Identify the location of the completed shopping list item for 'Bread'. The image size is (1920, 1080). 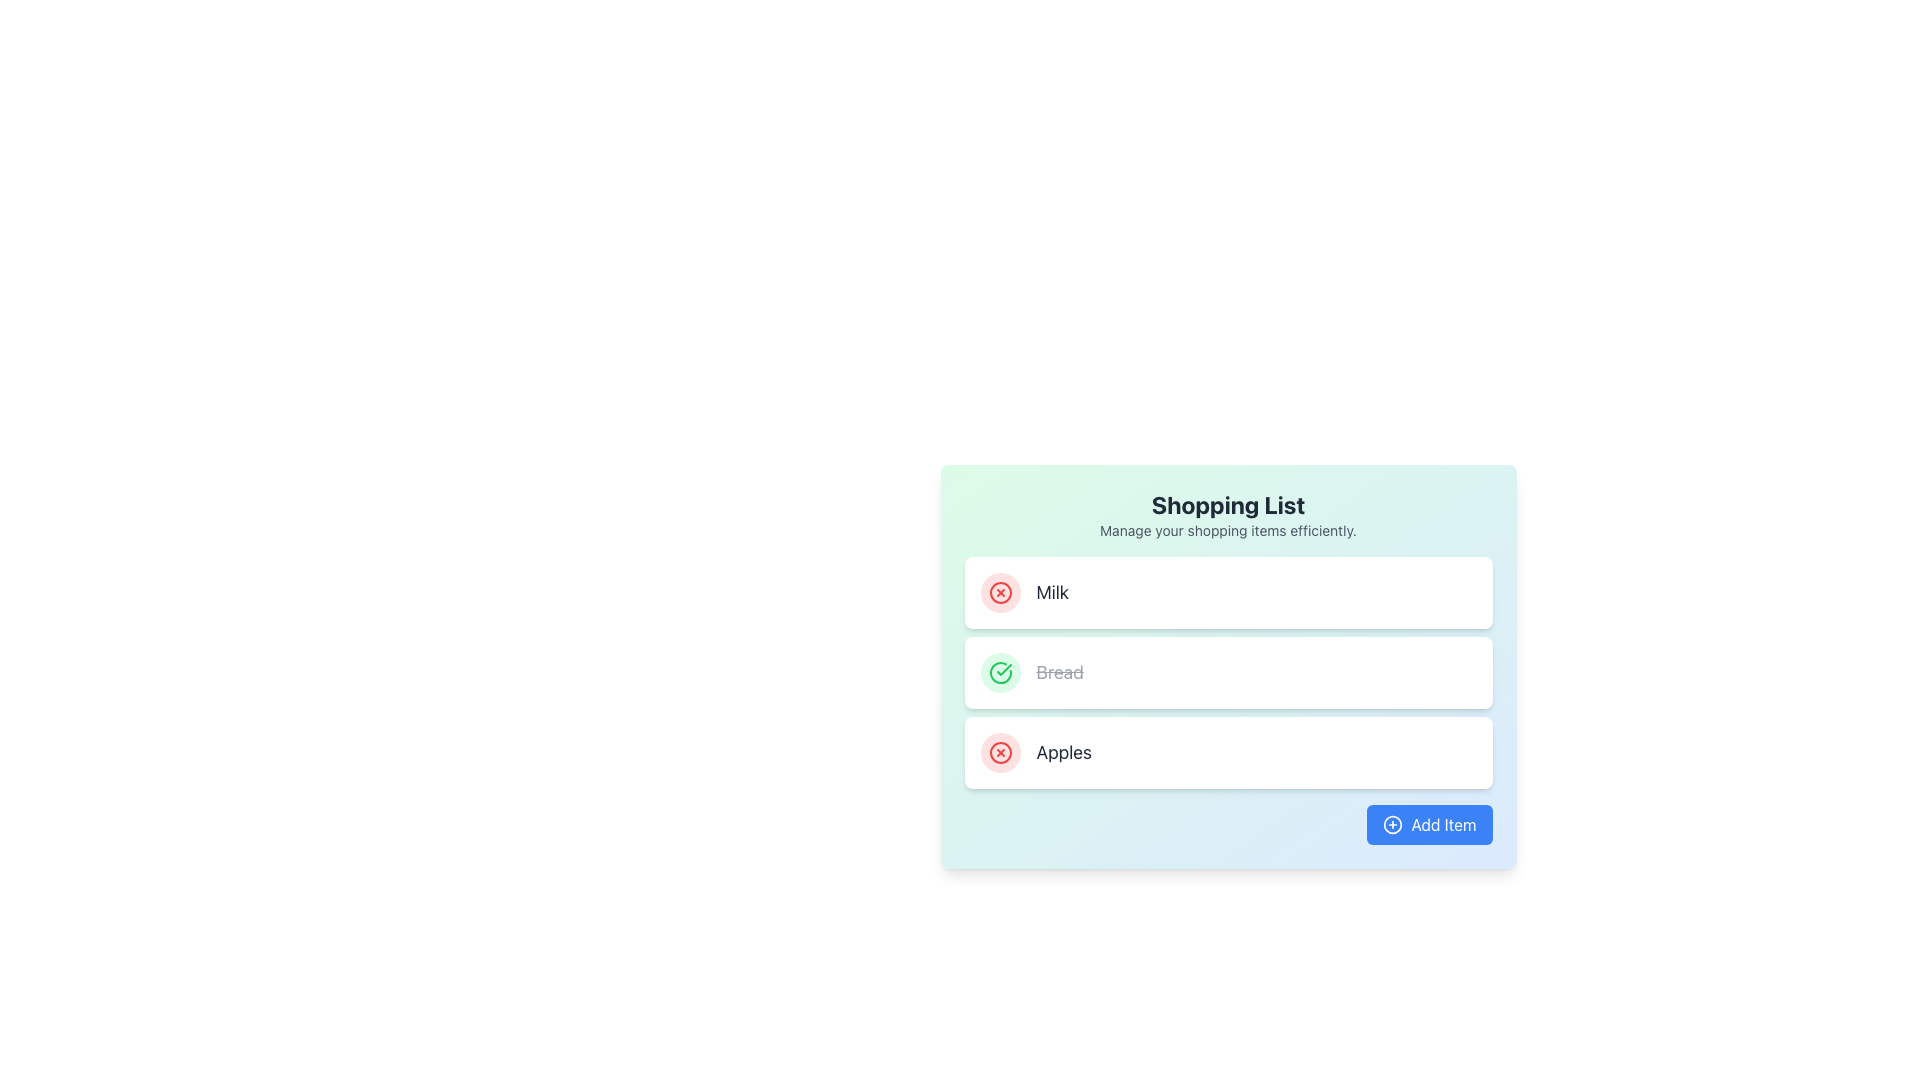
(1227, 672).